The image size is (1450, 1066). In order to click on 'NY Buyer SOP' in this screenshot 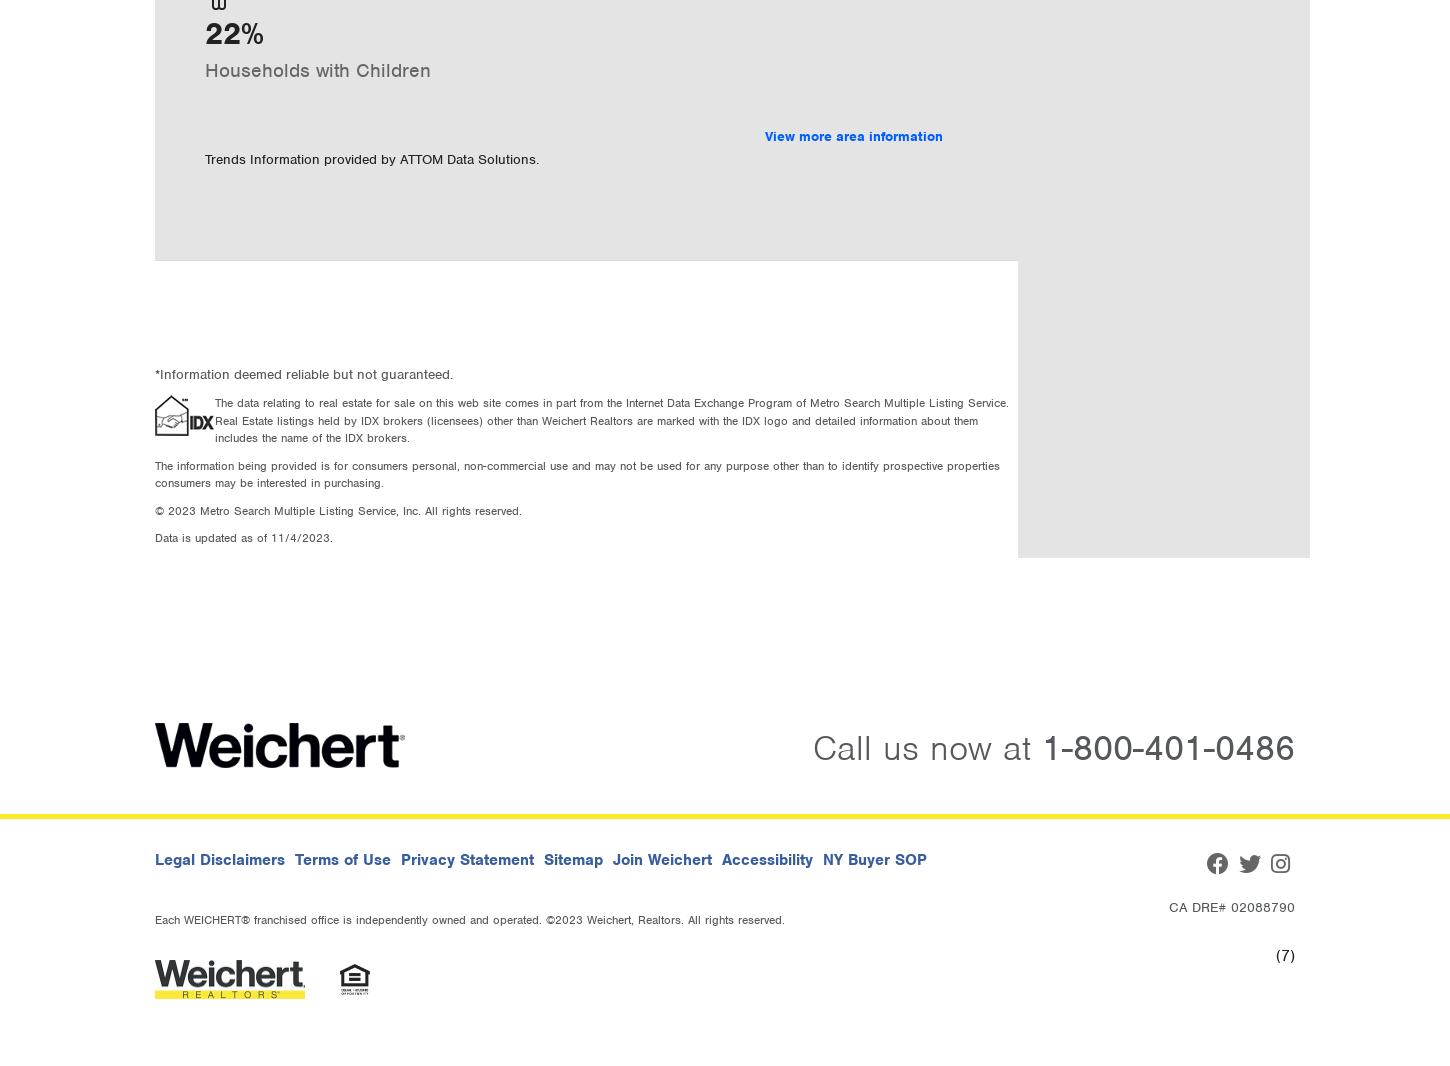, I will do `click(873, 860)`.